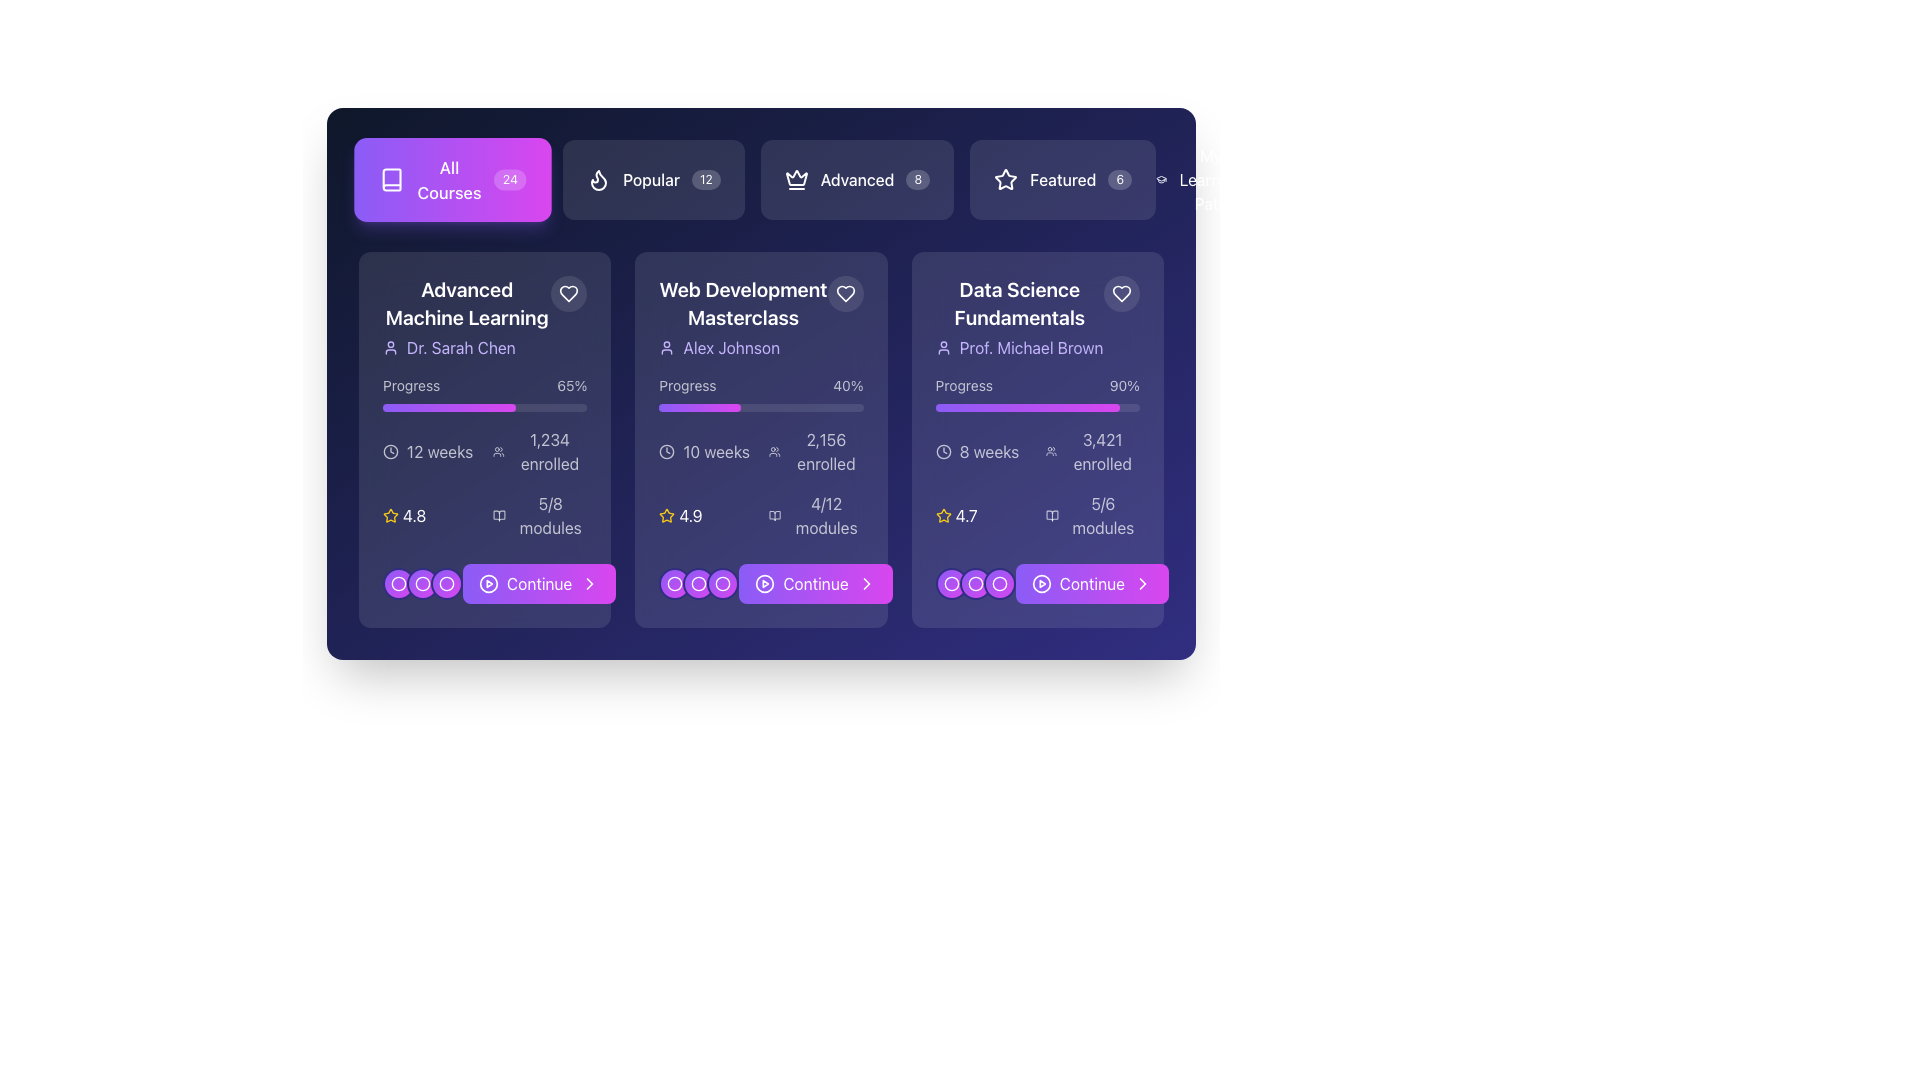 The image size is (1920, 1080). Describe the element at coordinates (816, 451) in the screenshot. I see `the text element displaying '2,156 enrolled' with an adjacent icon of two overlapping human figures, located in the second column beneath the duration indicator and above the progress bar and rating details` at that location.